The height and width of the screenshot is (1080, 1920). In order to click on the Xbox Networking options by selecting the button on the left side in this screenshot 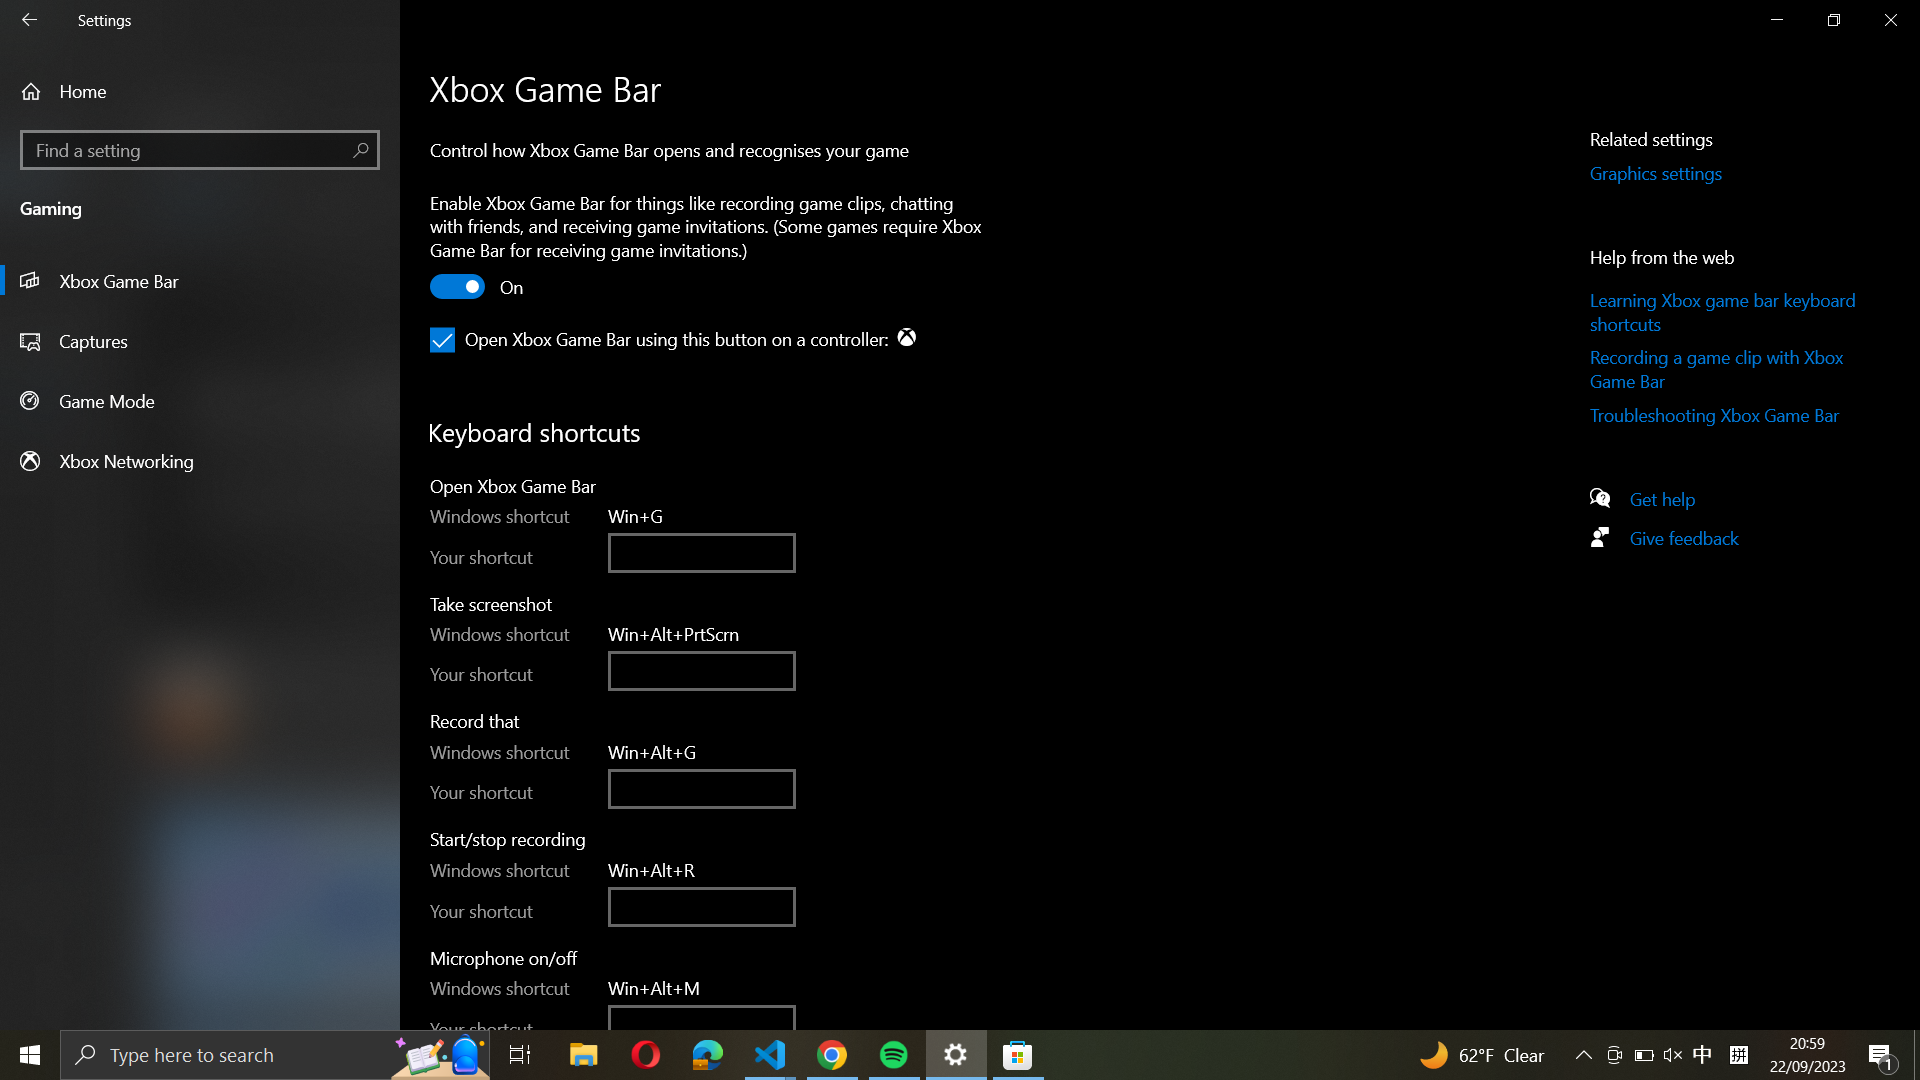, I will do `click(200, 460)`.